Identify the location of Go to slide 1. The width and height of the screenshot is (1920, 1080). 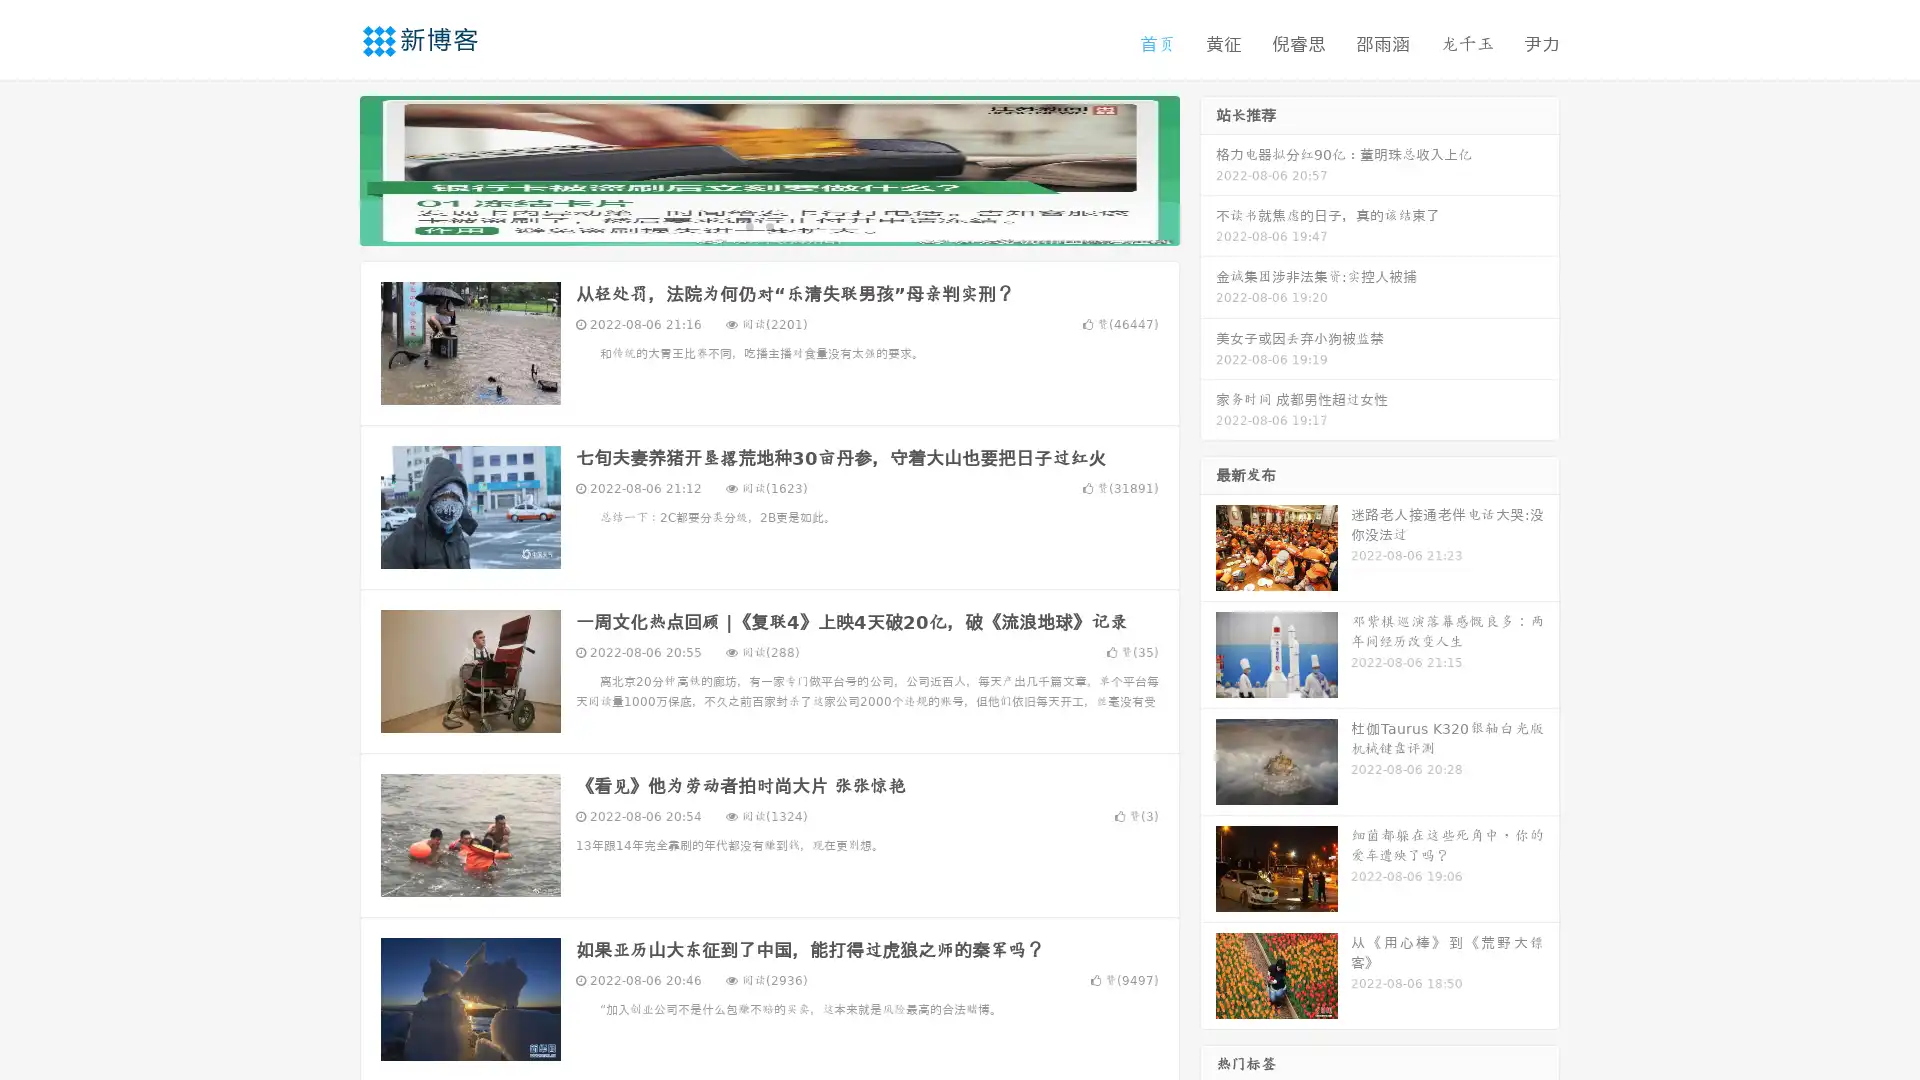
(748, 225).